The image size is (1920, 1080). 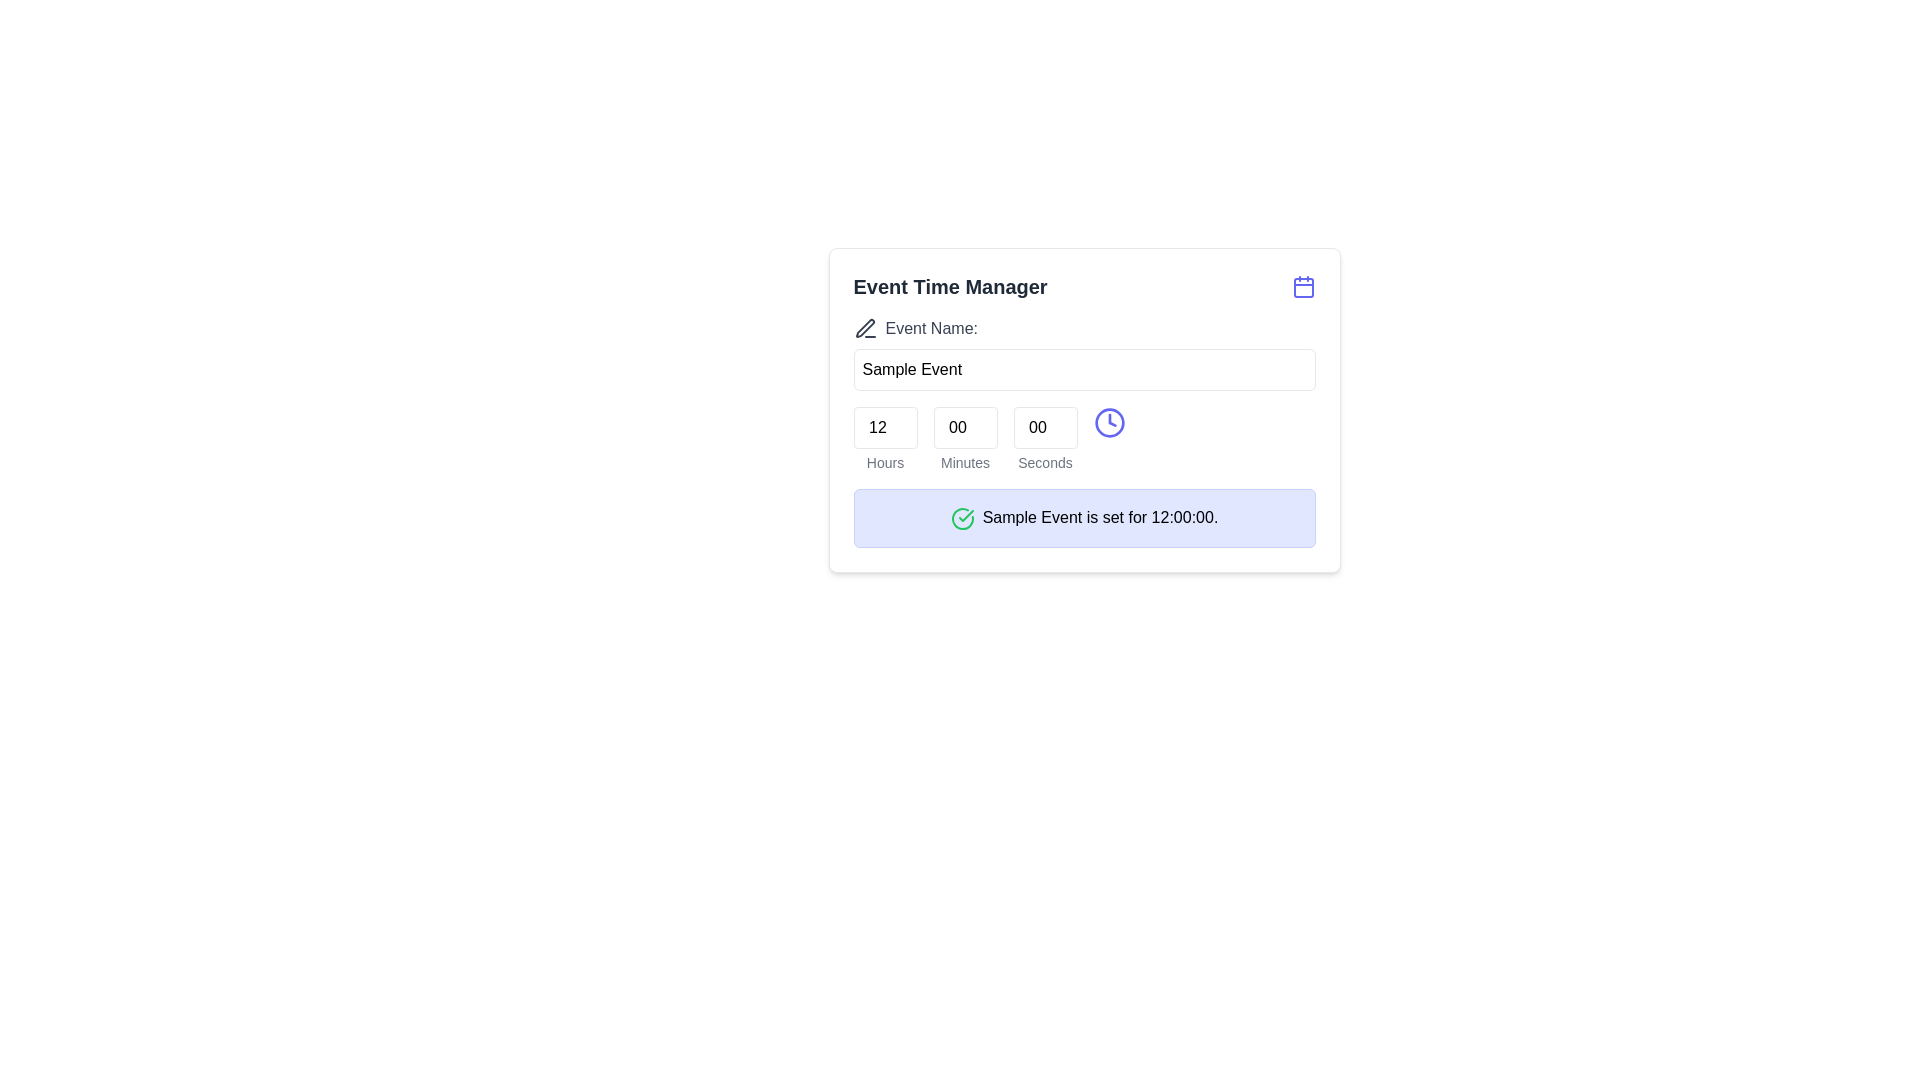 What do you see at coordinates (1303, 288) in the screenshot?
I see `the graphical icon component of the calendar icon located at the top right corner of the dialog` at bounding box center [1303, 288].